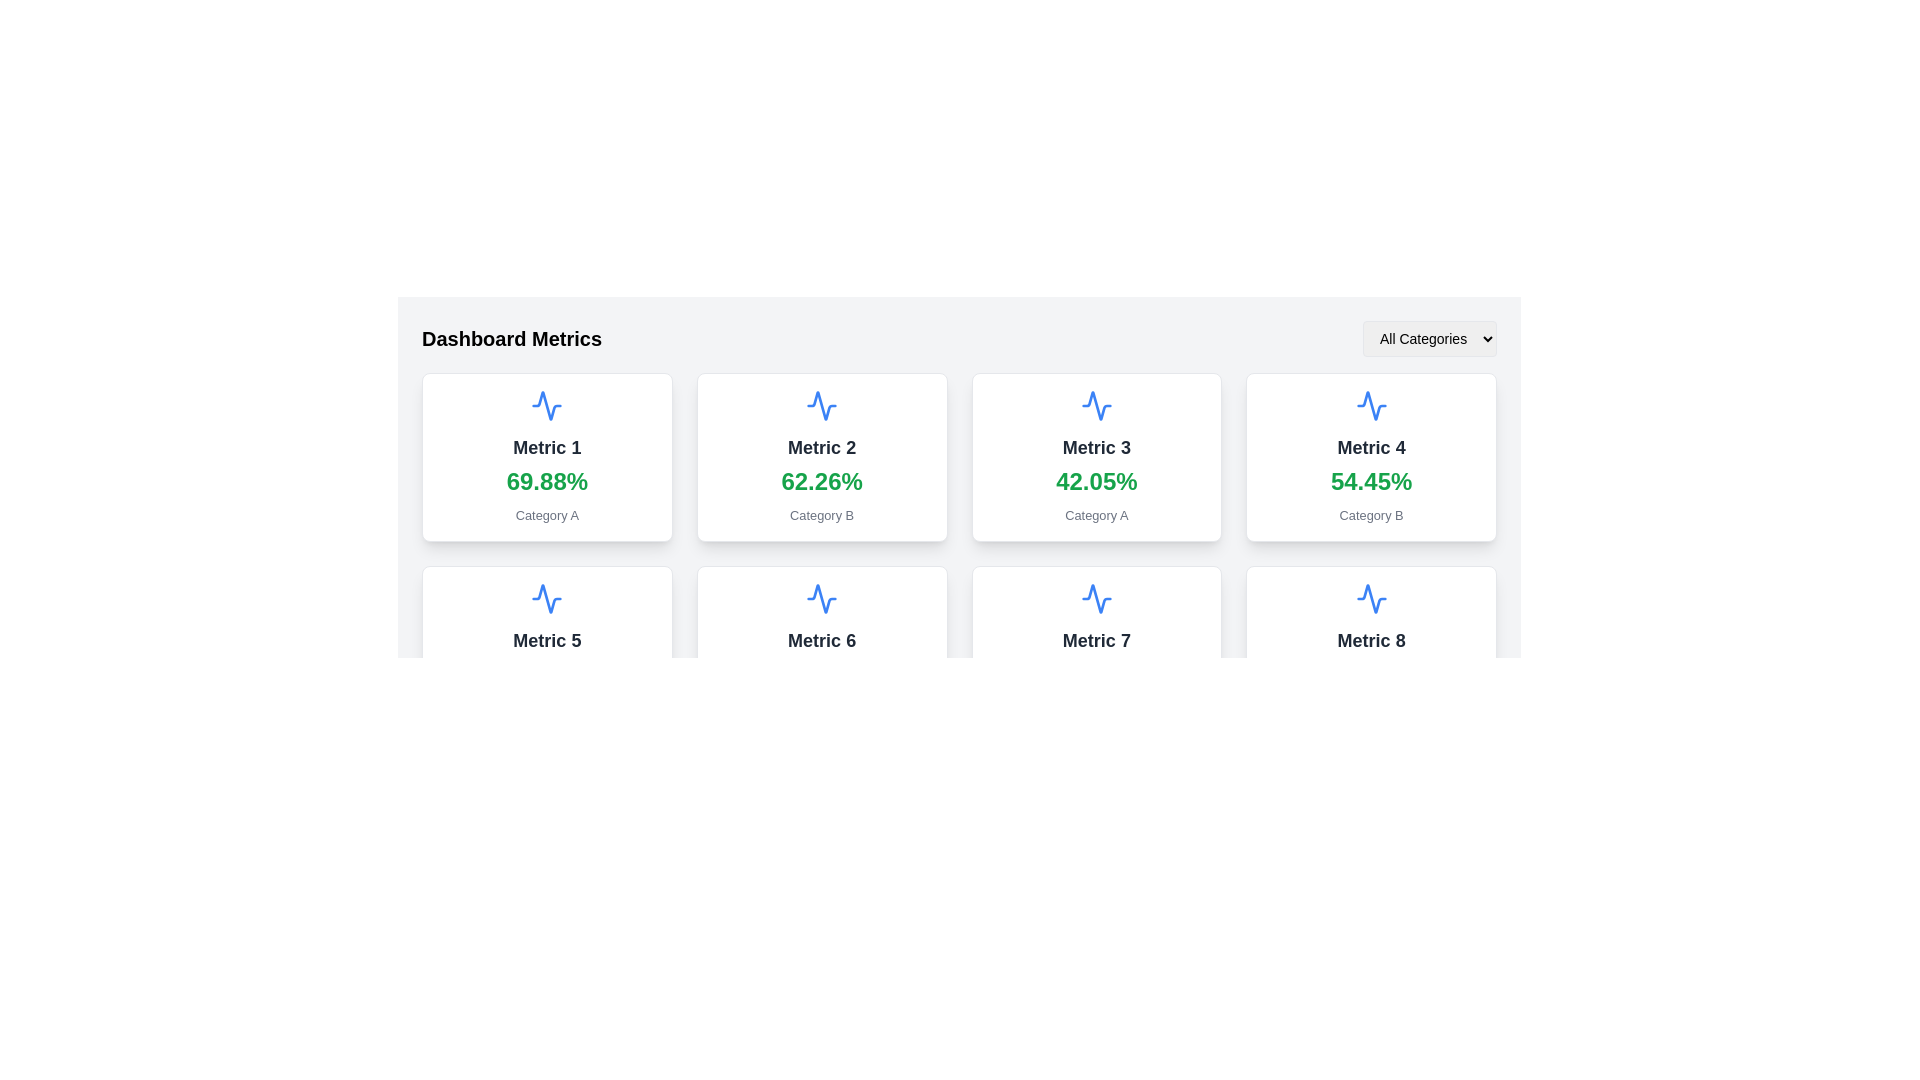 The width and height of the screenshot is (1920, 1080). What do you see at coordinates (547, 514) in the screenshot?
I see `the static text label that summarizes or groups the data displayed in the card for 'Metric 1', located directly below the green bold '69.88%' value` at bounding box center [547, 514].